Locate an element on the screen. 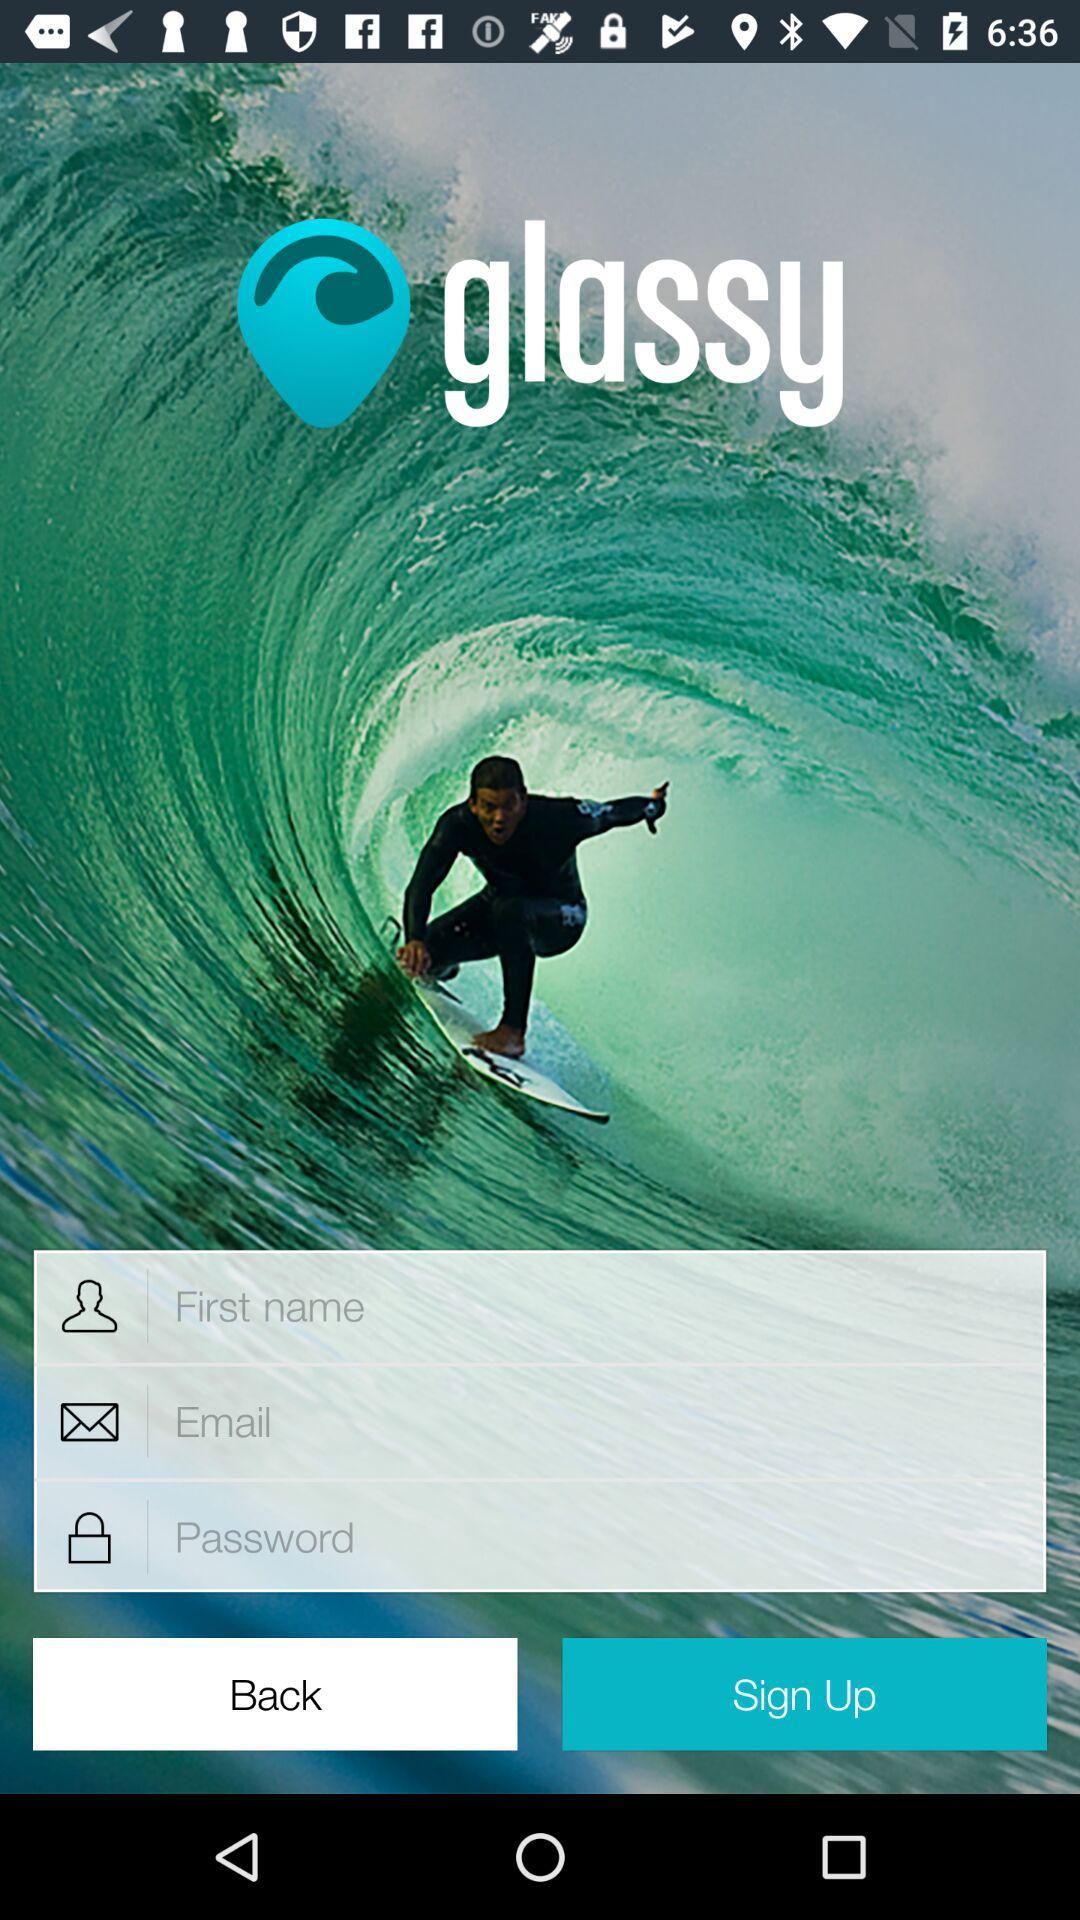 The height and width of the screenshot is (1920, 1080). email address is located at coordinates (597, 1420).